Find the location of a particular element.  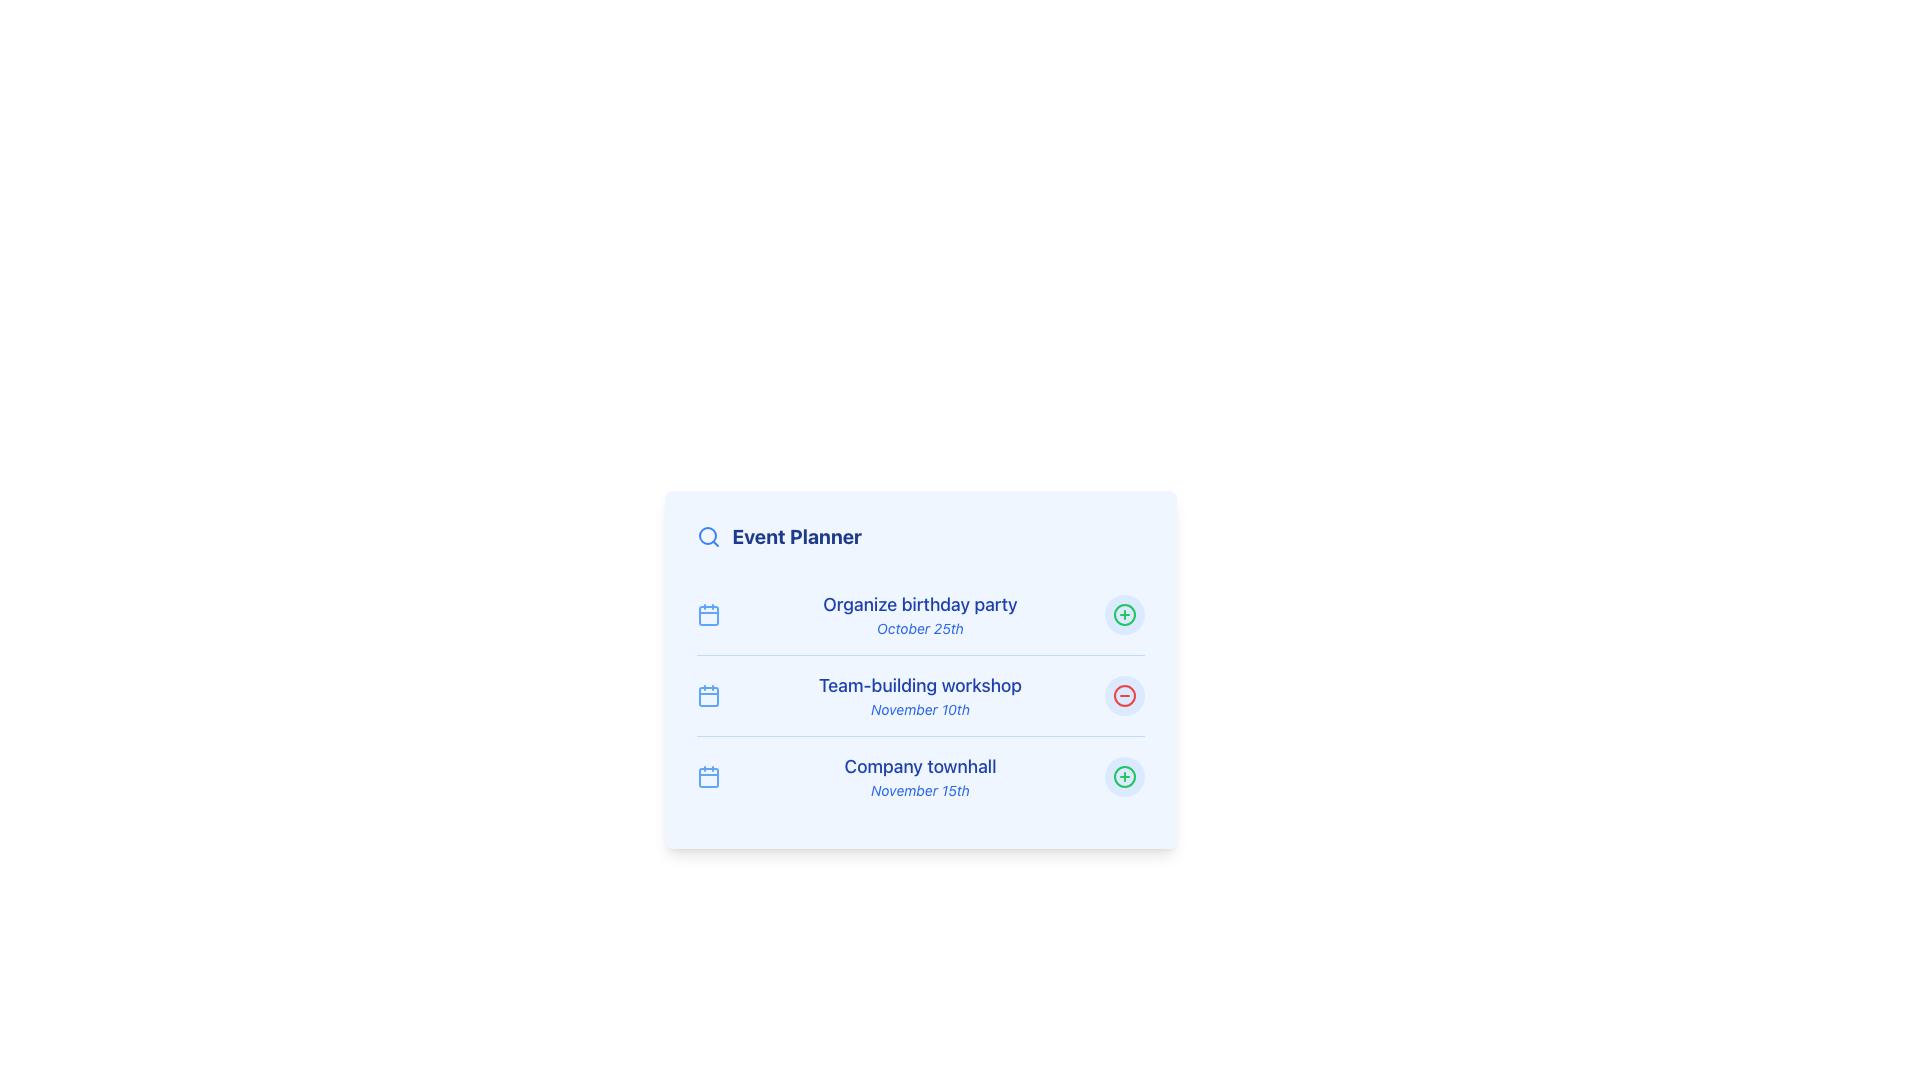

the first interactive list item in the Event Planner, which displays 'Organize birthday party' is located at coordinates (919, 613).